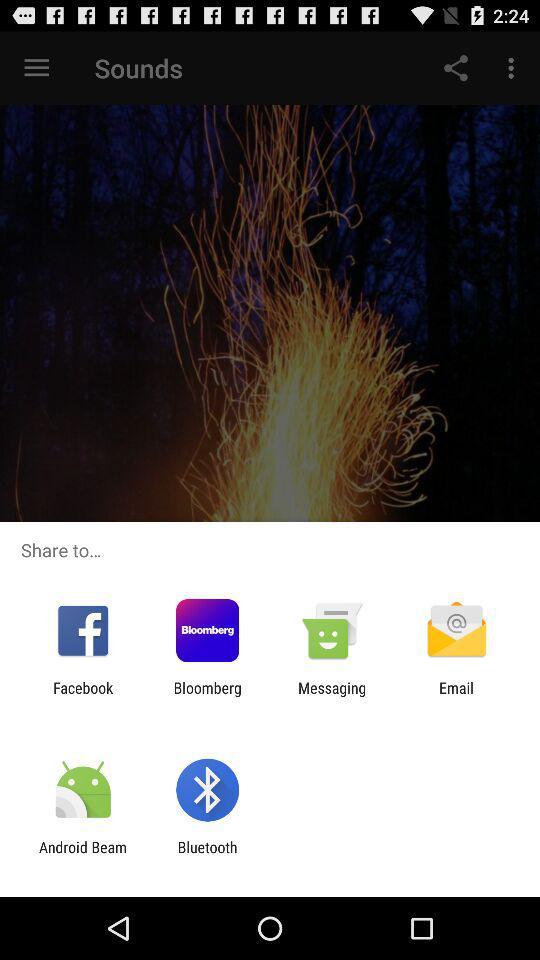  What do you see at coordinates (82, 696) in the screenshot?
I see `icon next to the bloomberg item` at bounding box center [82, 696].